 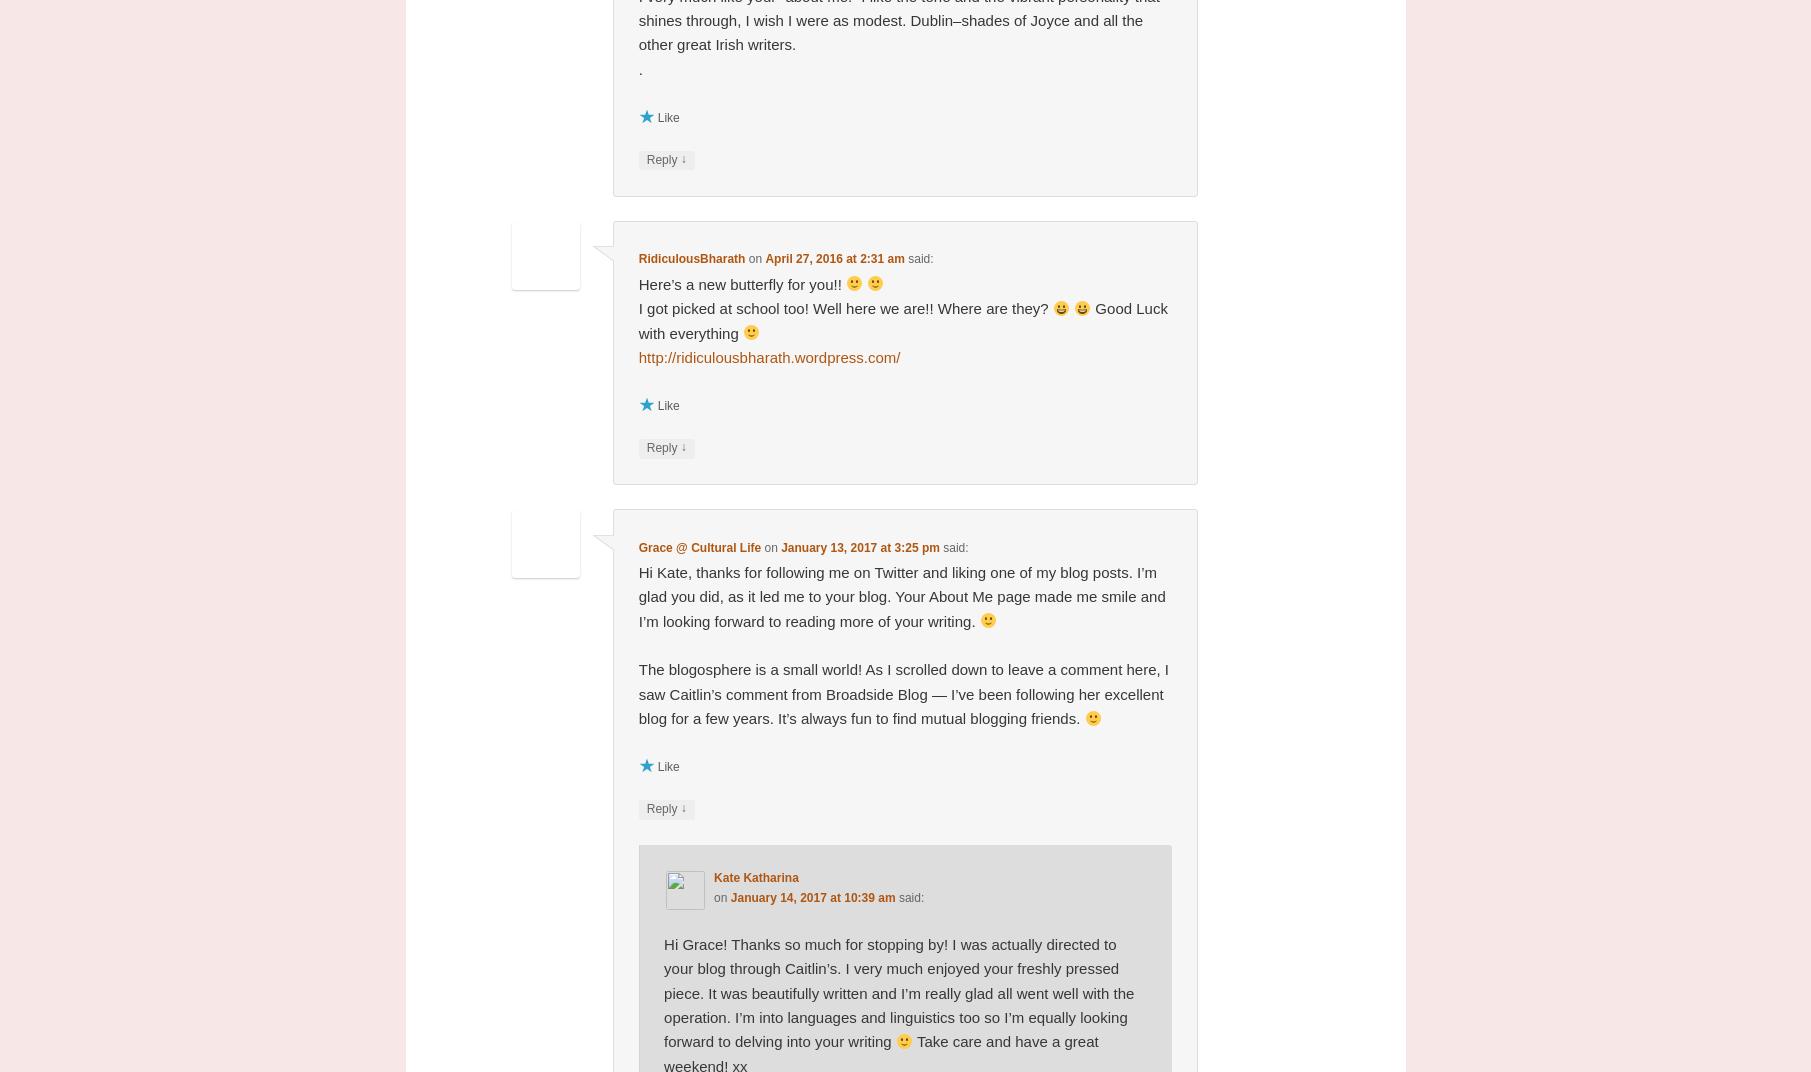 What do you see at coordinates (638, 282) in the screenshot?
I see `'Here’s a new butterfly for you!!'` at bounding box center [638, 282].